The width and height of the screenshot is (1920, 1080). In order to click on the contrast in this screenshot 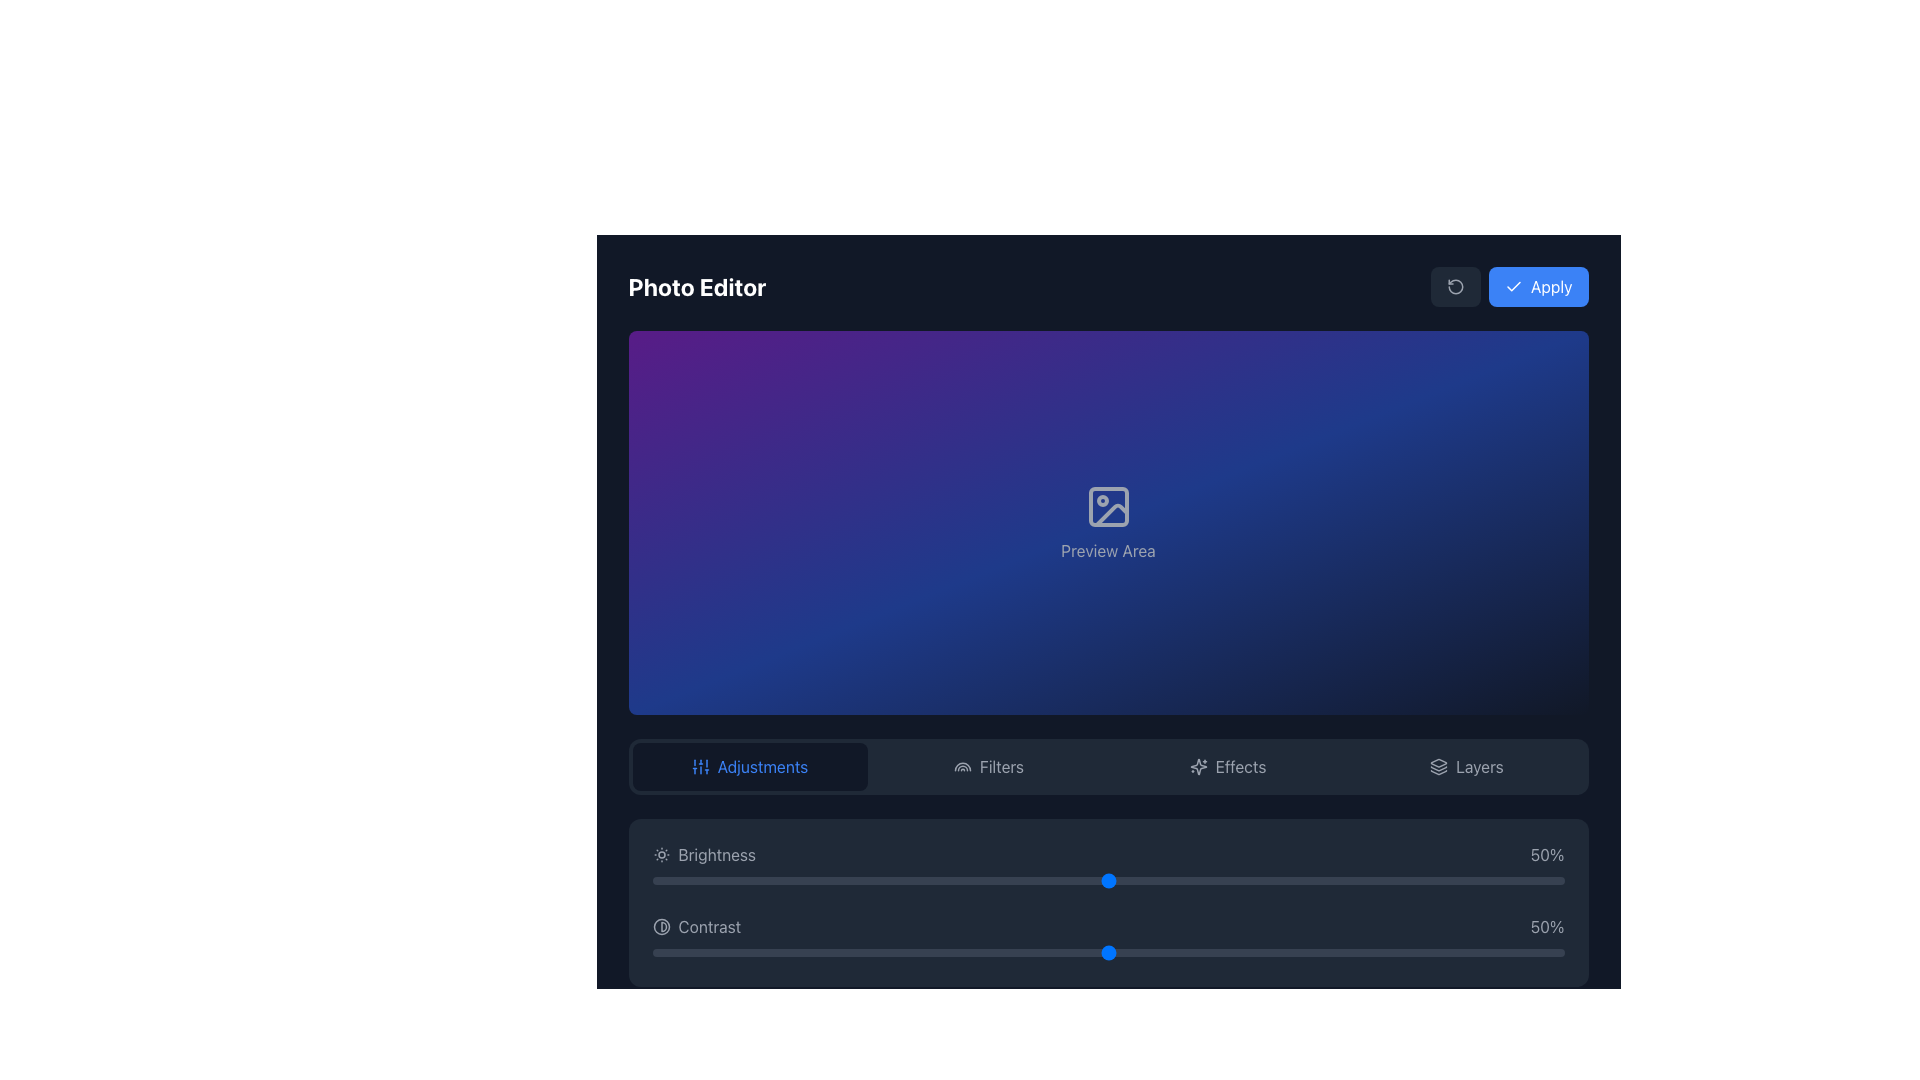, I will do `click(1491, 951)`.